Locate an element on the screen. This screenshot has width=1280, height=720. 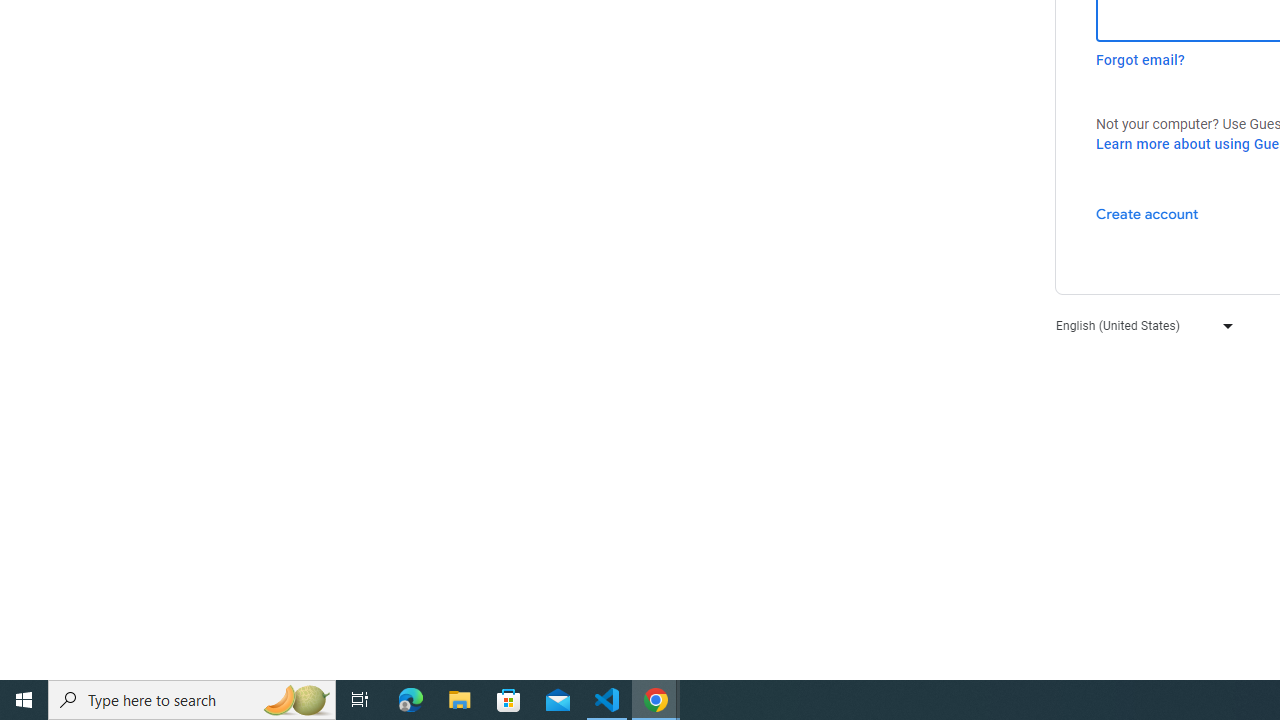
'Forgot email?' is located at coordinates (1140, 59).